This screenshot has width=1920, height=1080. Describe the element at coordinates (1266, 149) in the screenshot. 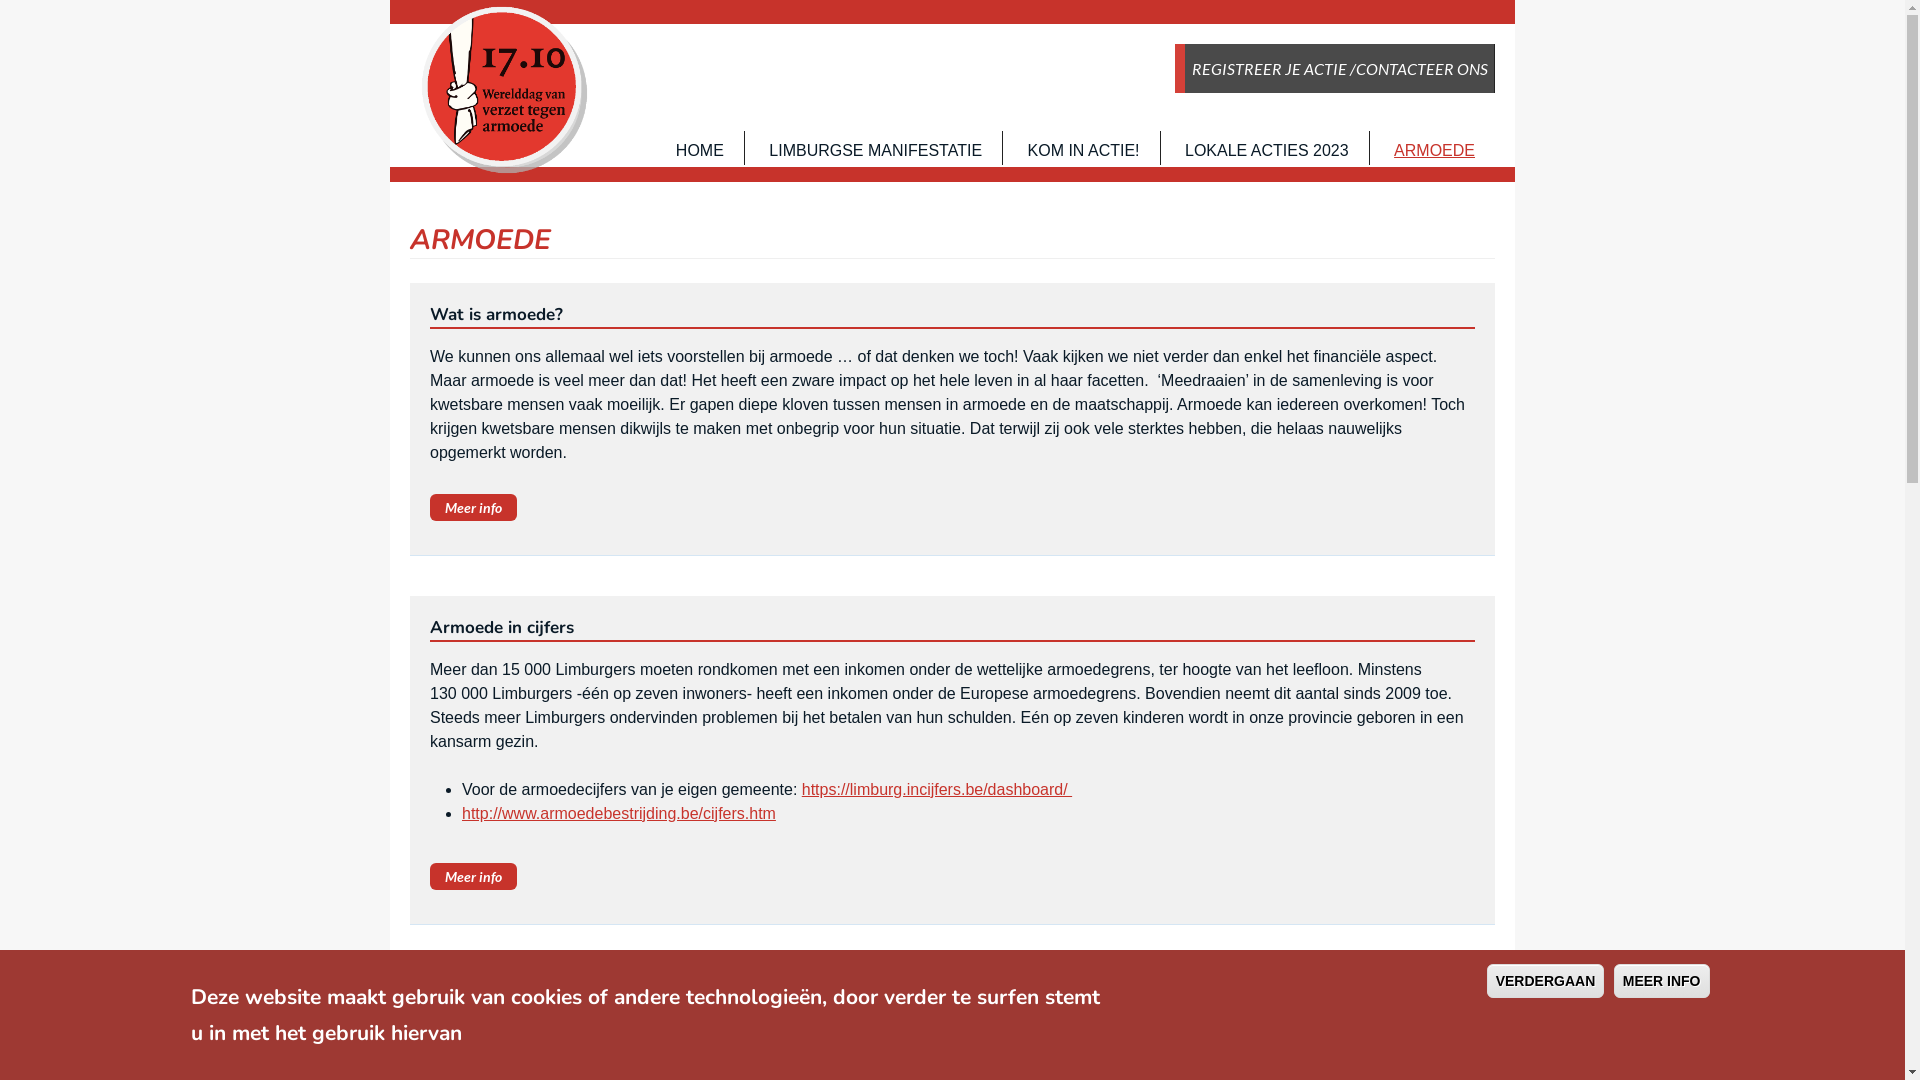

I see `'LOKALE ACTIES 2023'` at that location.